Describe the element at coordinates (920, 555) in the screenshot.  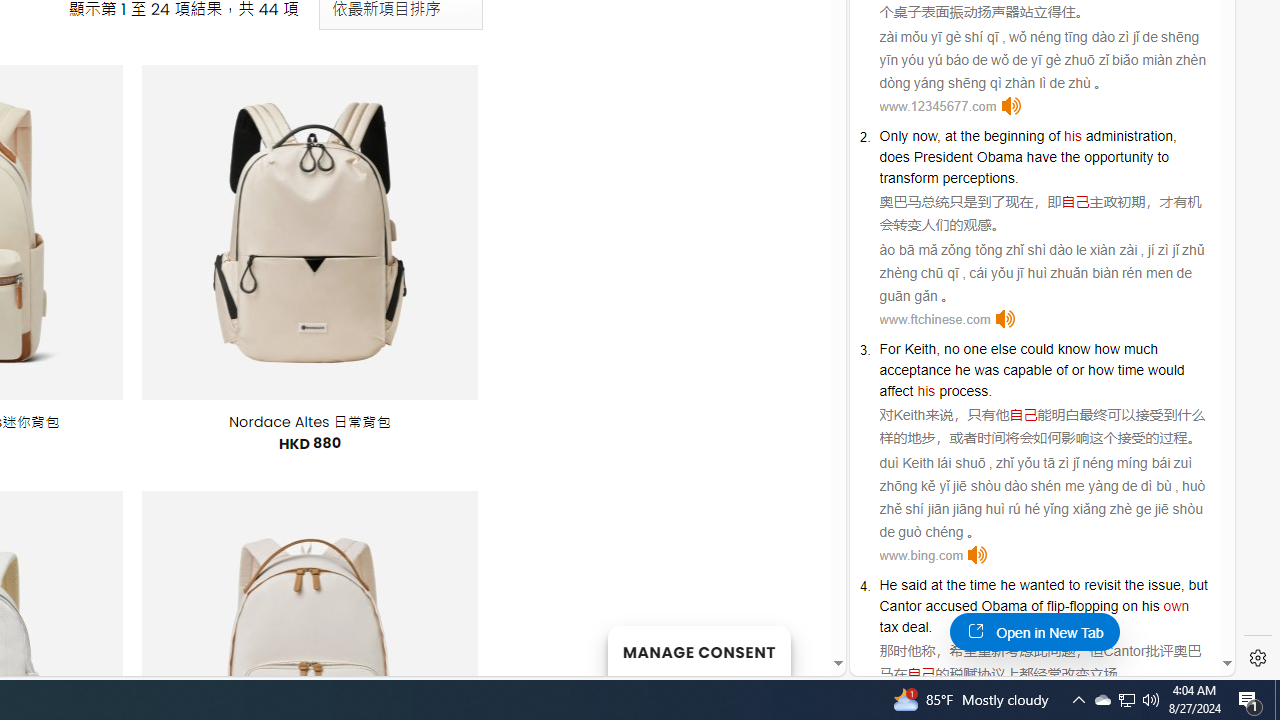
I see `'www.bing.com'` at that location.